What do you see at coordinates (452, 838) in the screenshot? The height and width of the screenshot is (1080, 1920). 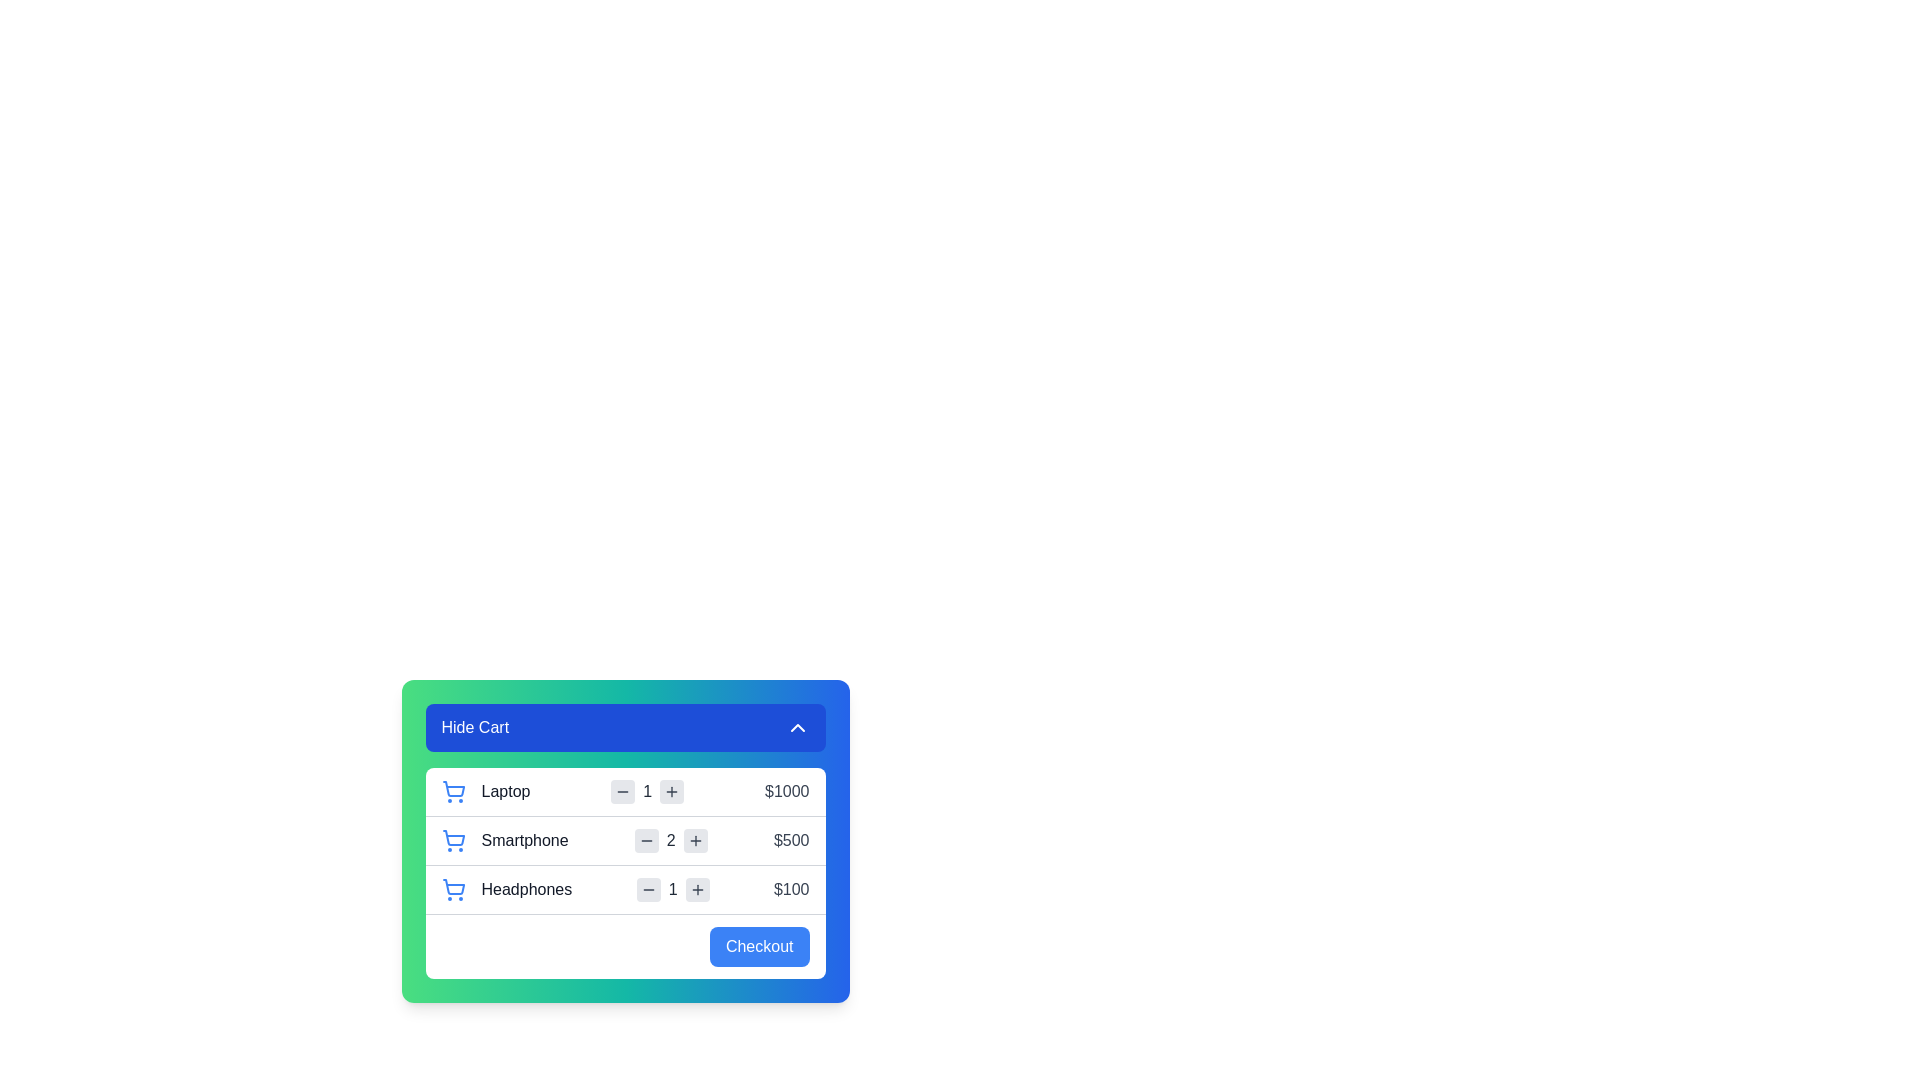 I see `the shopping cart icon component located on the far-left side of the 'Smartphone' row in the shopping cart panel, which is the second item in a list of three` at bounding box center [452, 838].